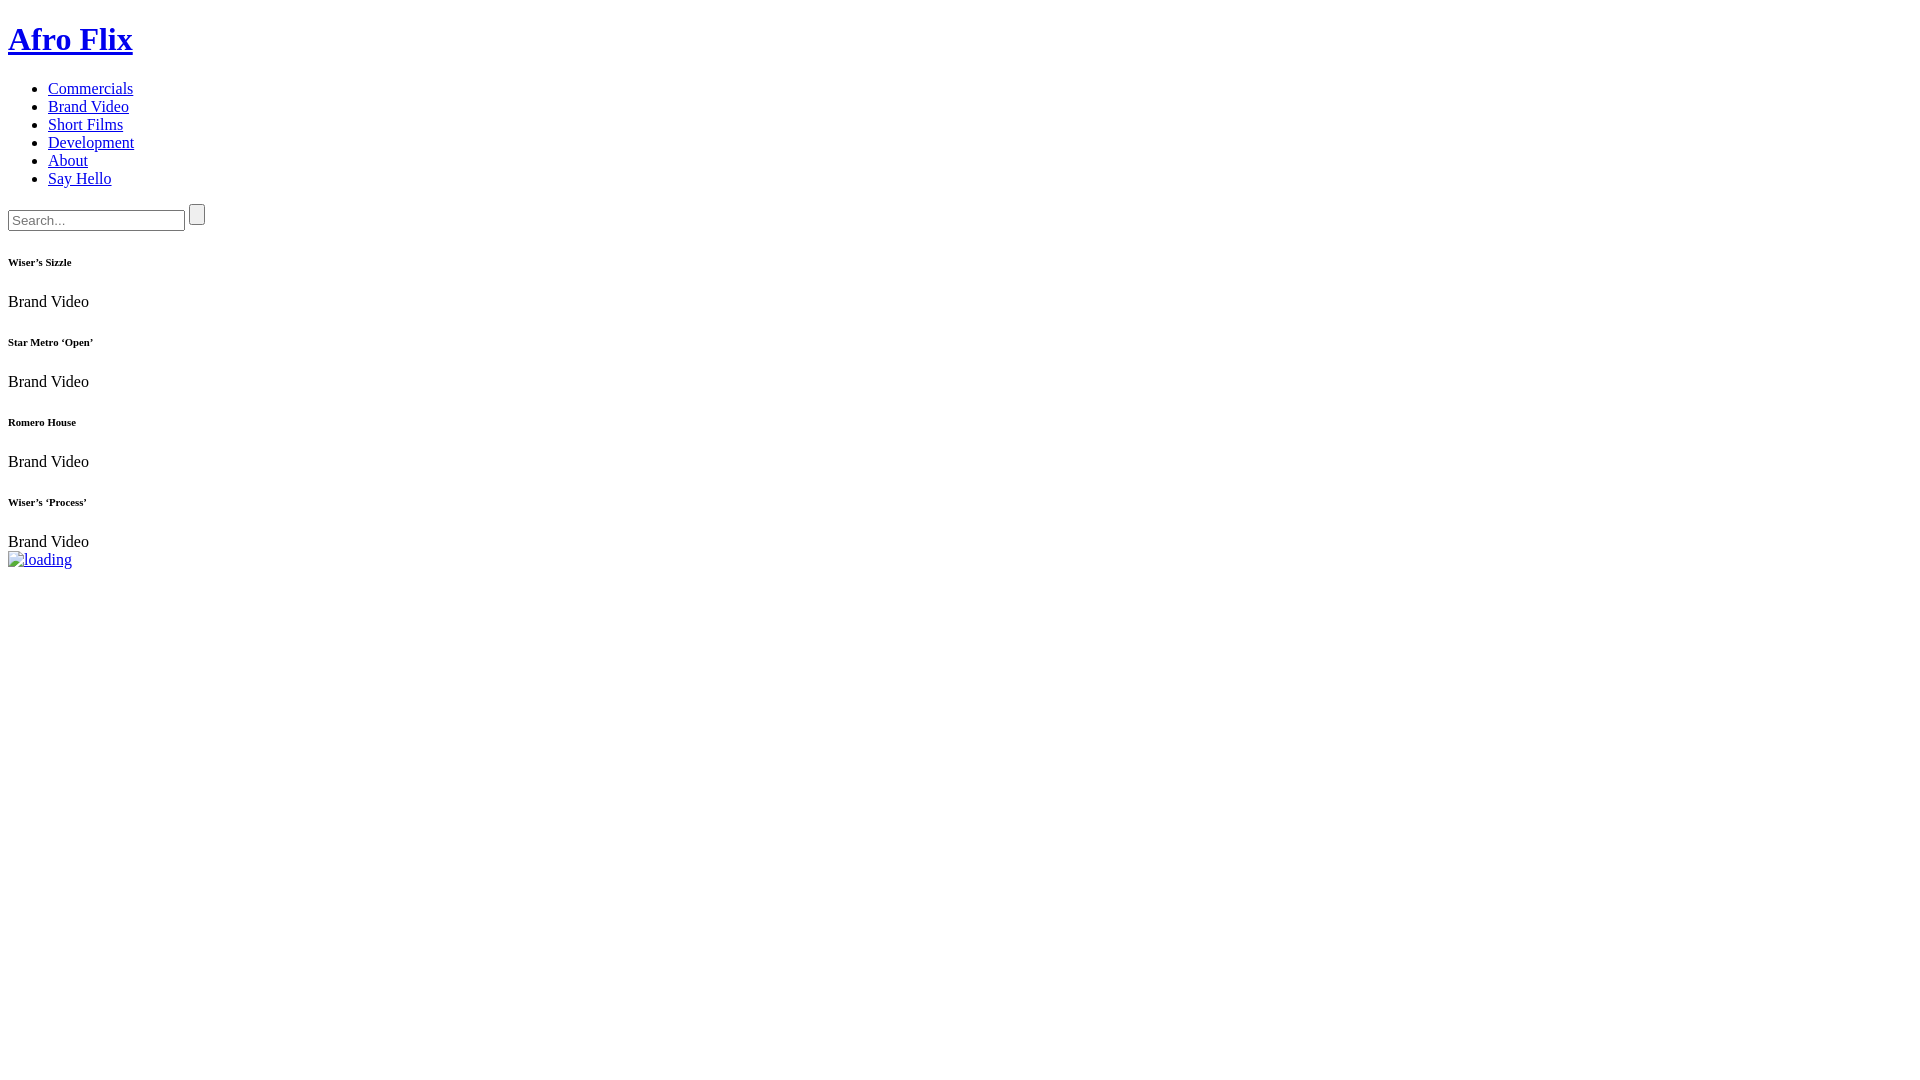 Image resolution: width=1920 pixels, height=1080 pixels. Describe the element at coordinates (67, 159) in the screenshot. I see `'About'` at that location.